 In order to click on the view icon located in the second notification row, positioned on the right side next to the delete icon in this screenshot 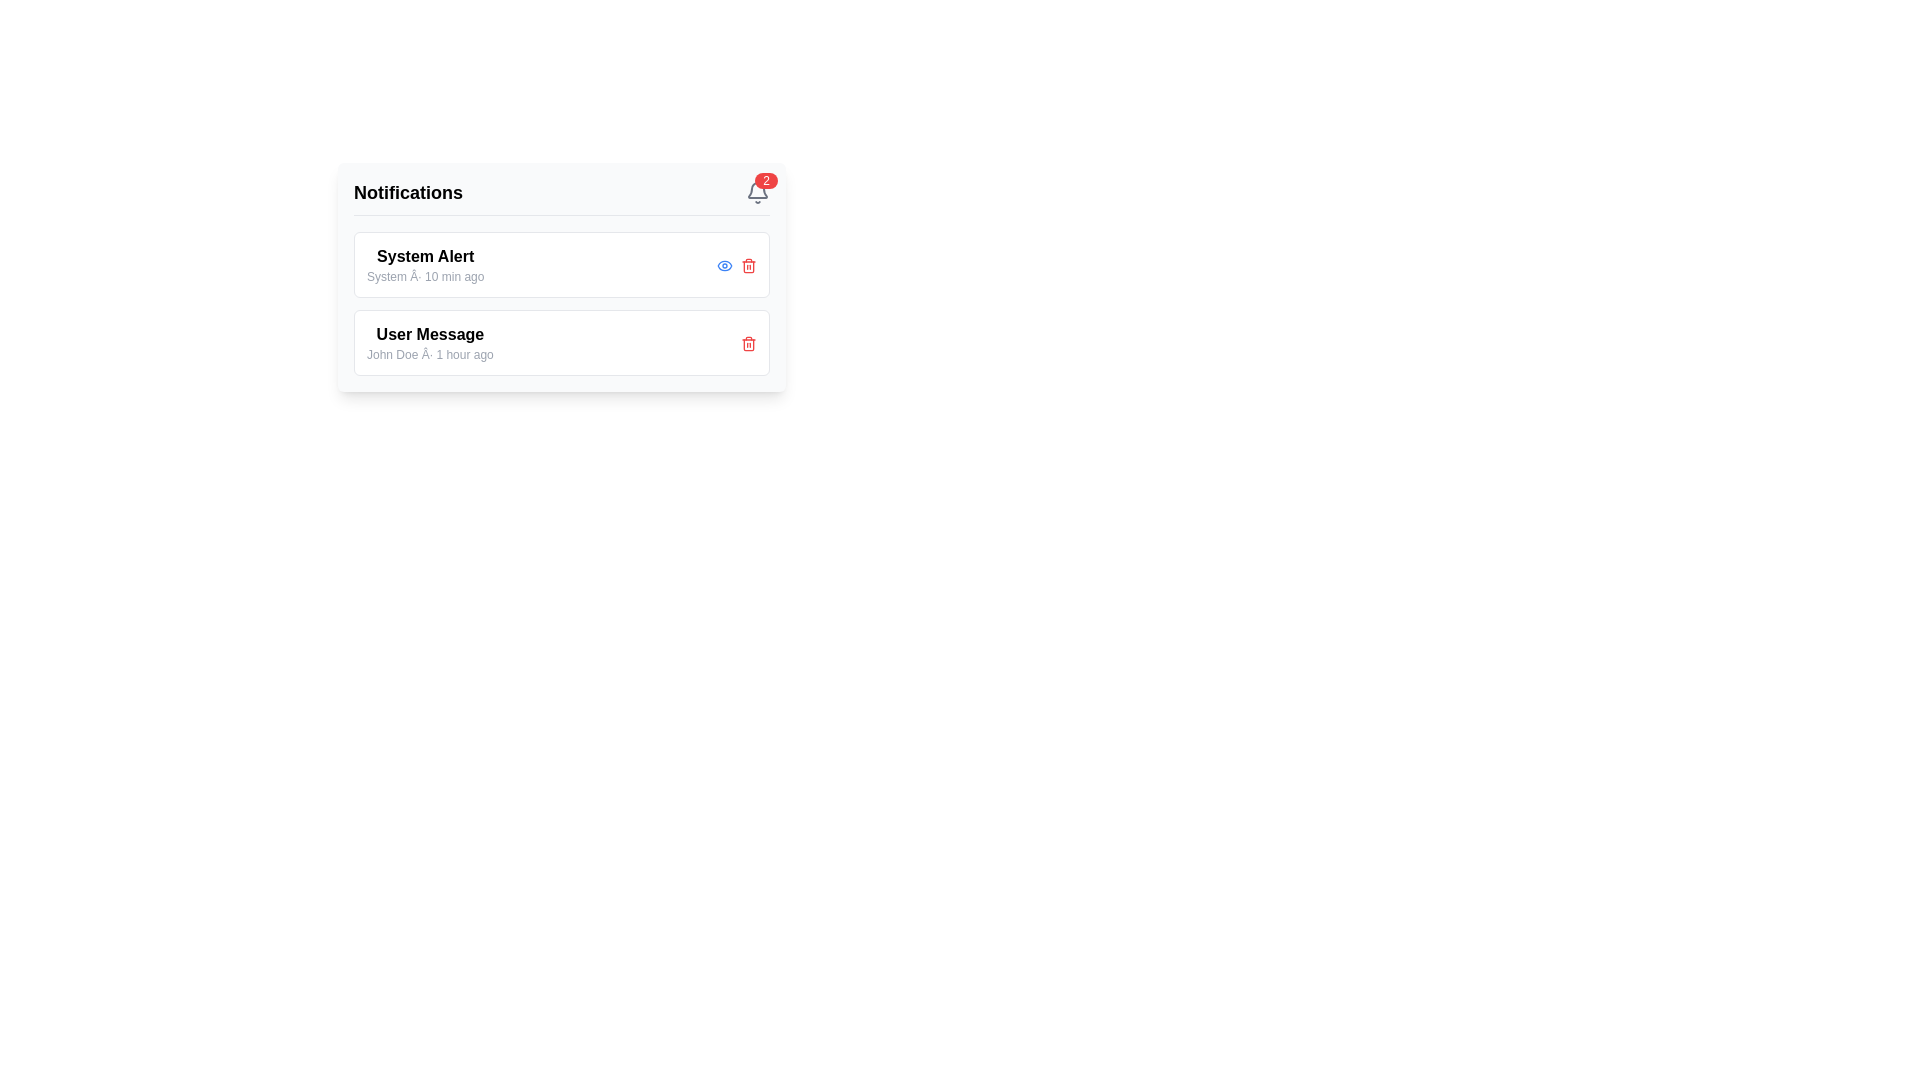, I will do `click(723, 264)`.